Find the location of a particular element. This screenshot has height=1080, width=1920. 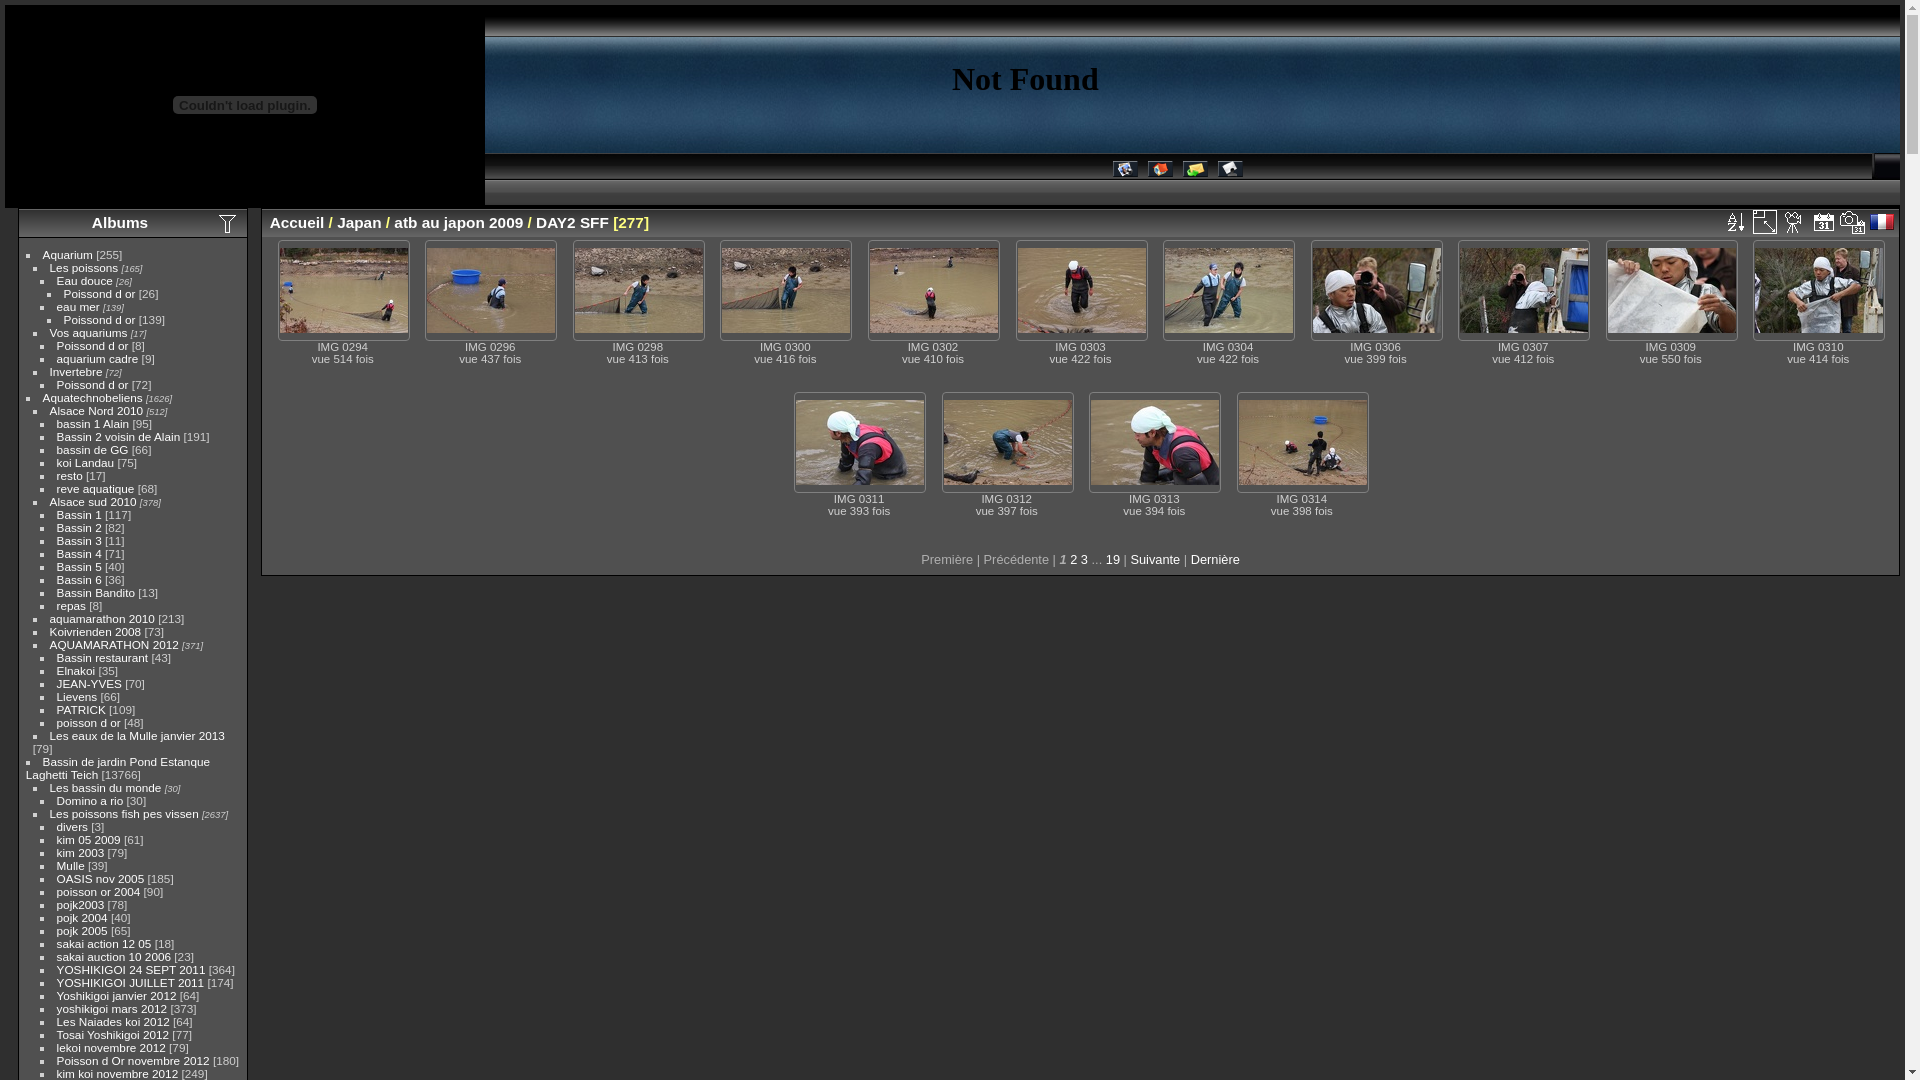

' ' is located at coordinates (1733, 222).